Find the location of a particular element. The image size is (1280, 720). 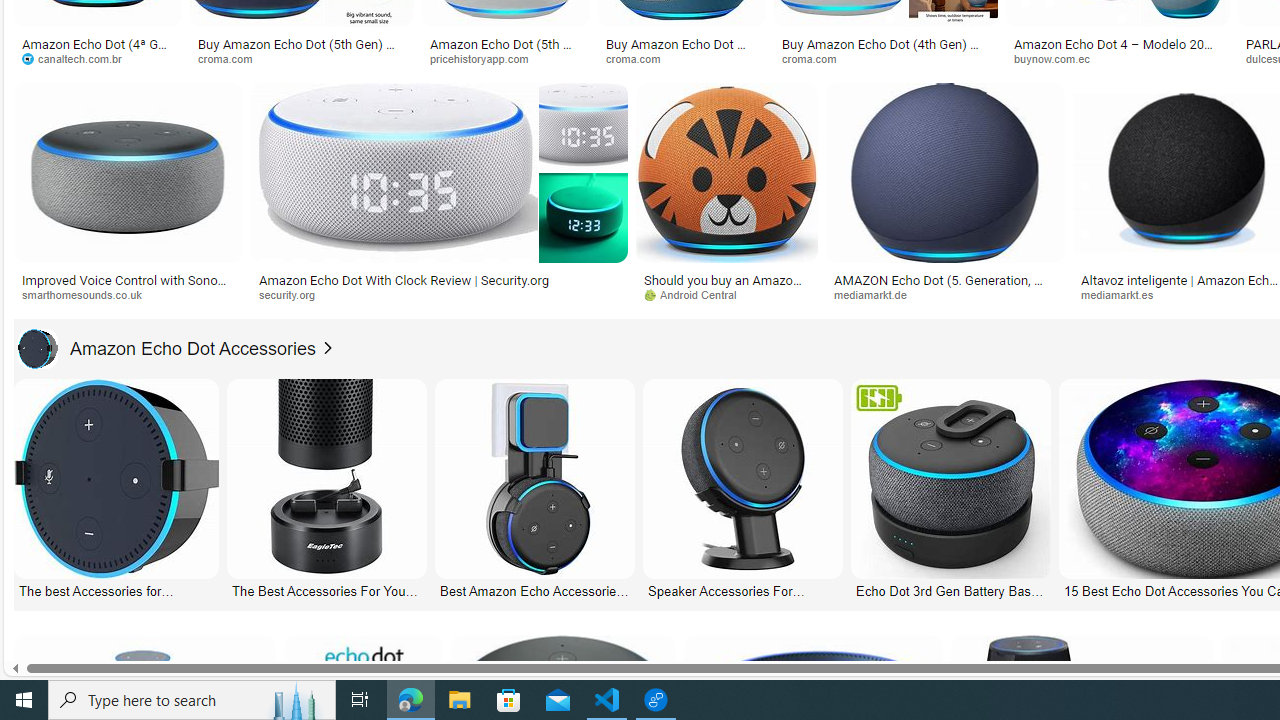

'buynow.com.ec' is located at coordinates (1117, 58).